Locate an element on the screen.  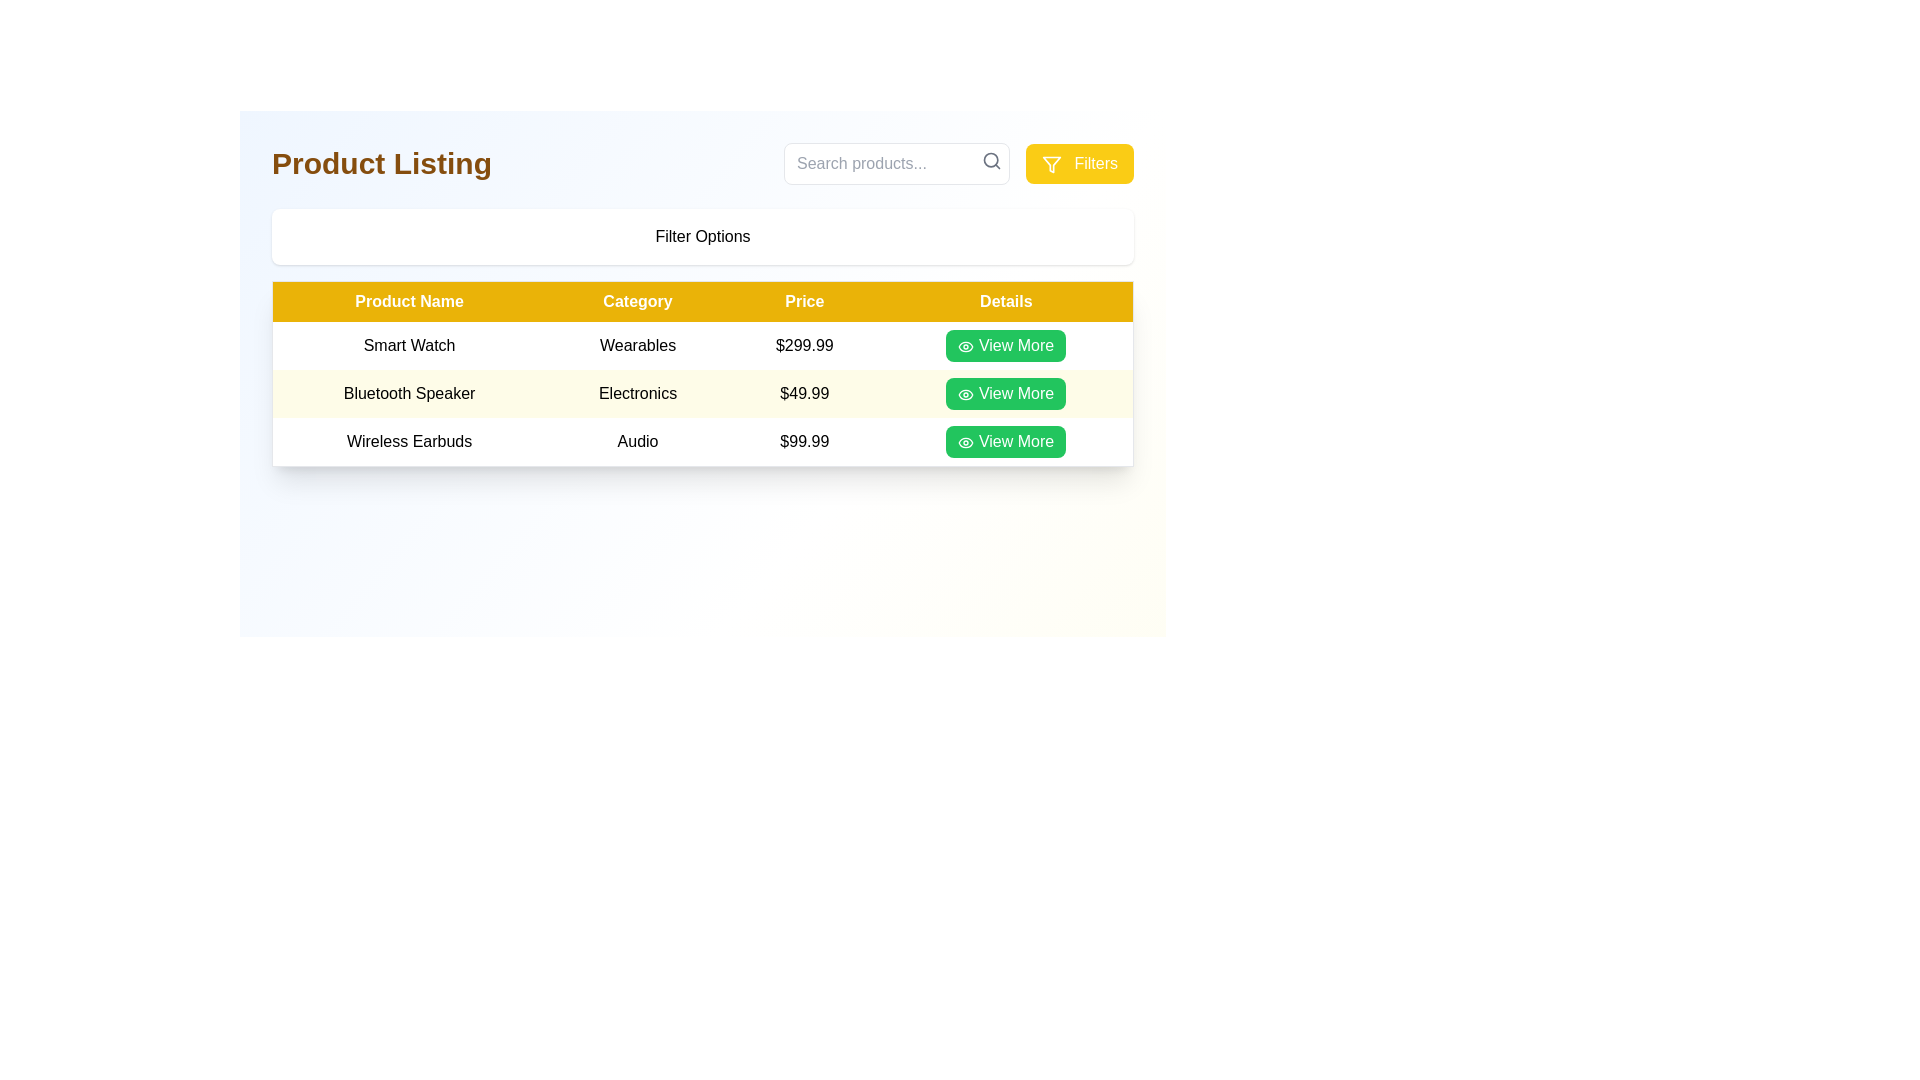
the first column header cell of the data table displaying product names, located at the top-left of the table above the 'Smart Watch' row is located at coordinates (408, 301).